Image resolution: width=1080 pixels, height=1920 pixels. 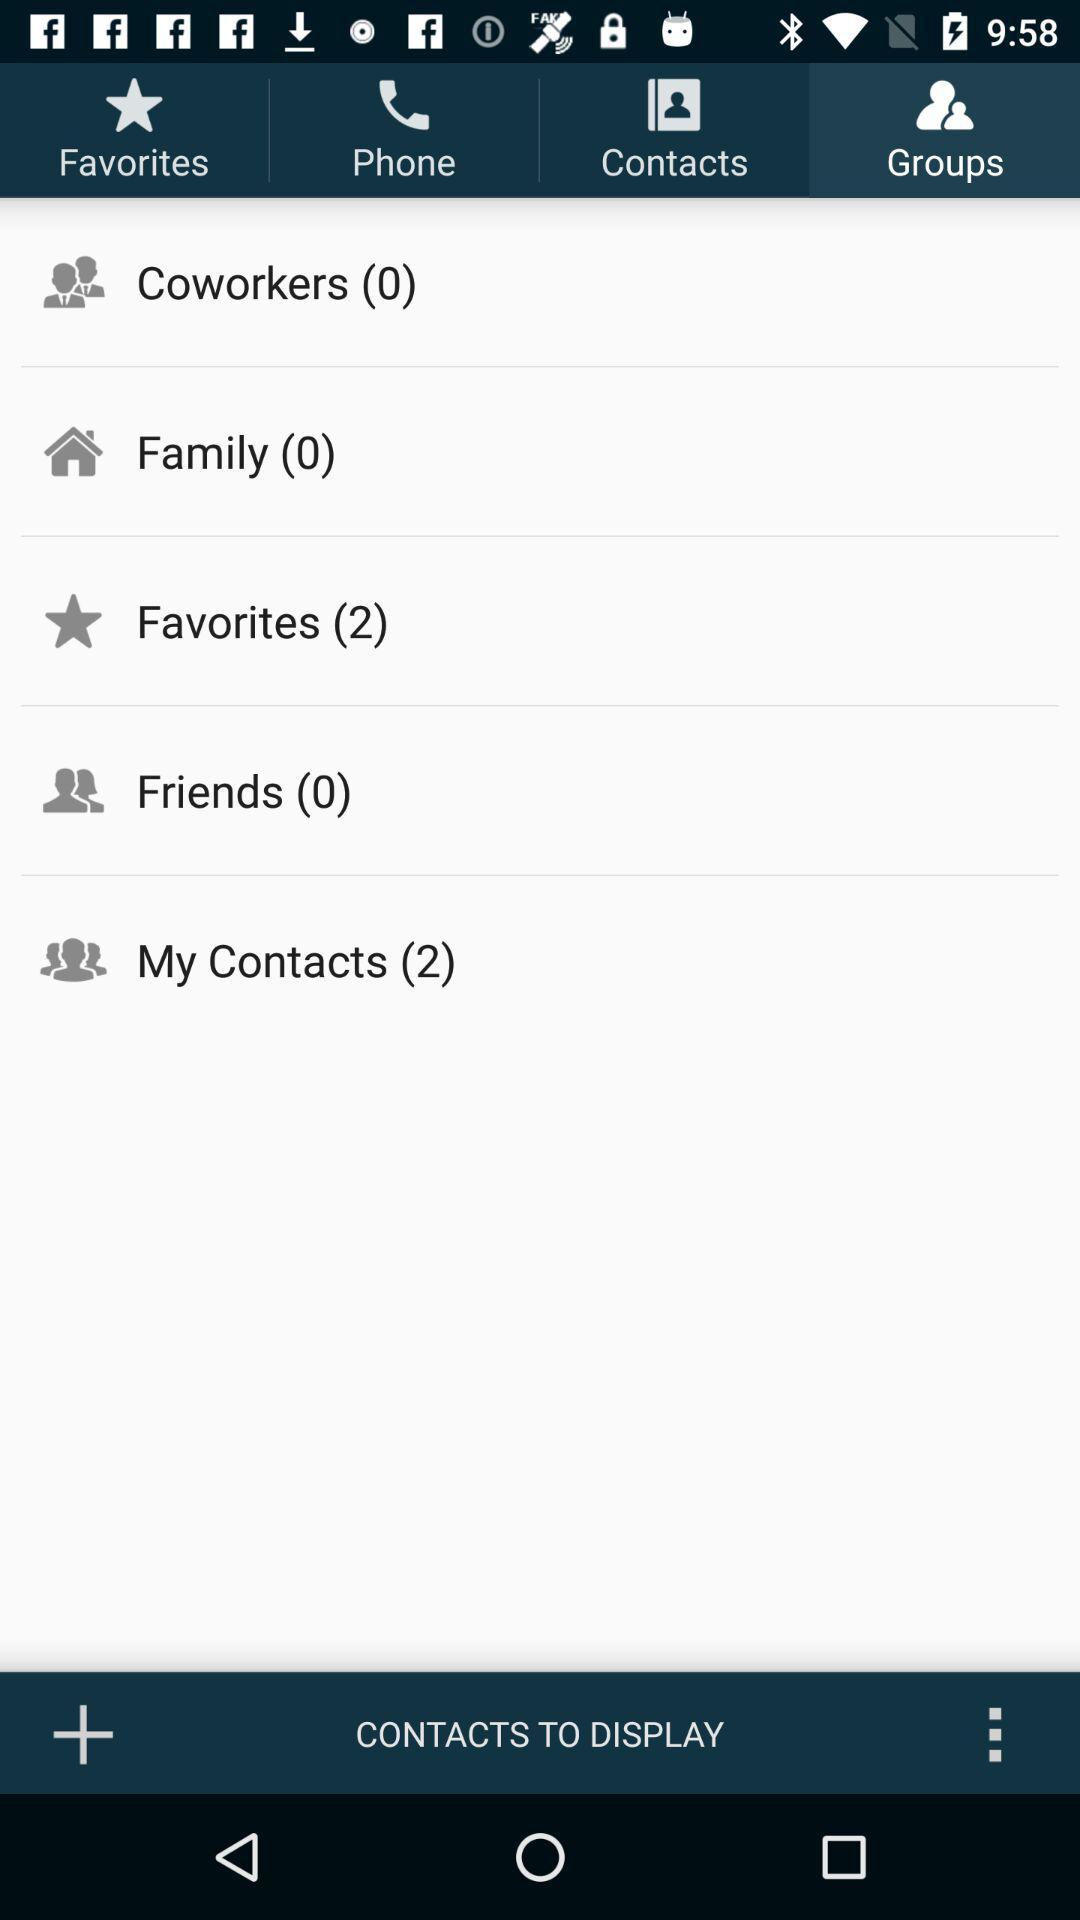 I want to click on icon next to the contacts to display item, so click(x=83, y=1732).